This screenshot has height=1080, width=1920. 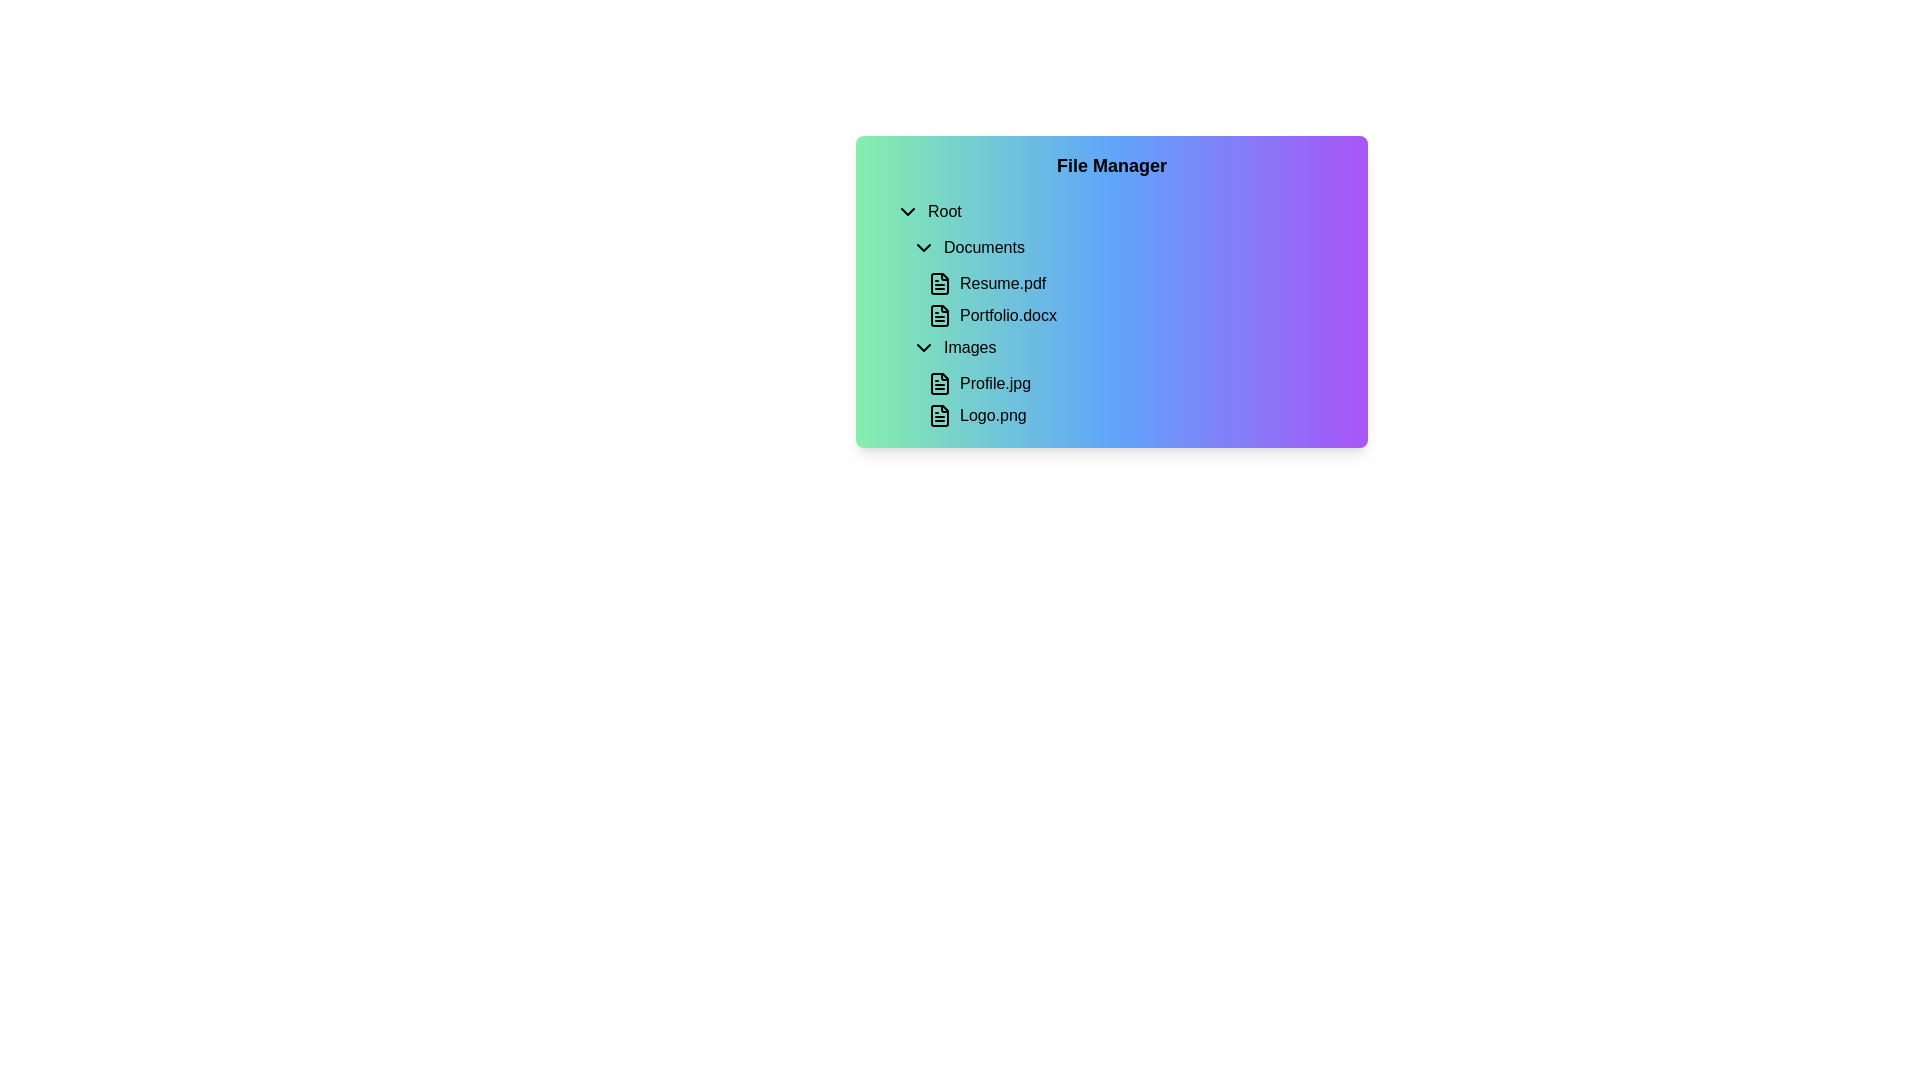 I want to click on the text label representing the file 'Portfolio.docx' in the file manager, so click(x=1008, y=315).